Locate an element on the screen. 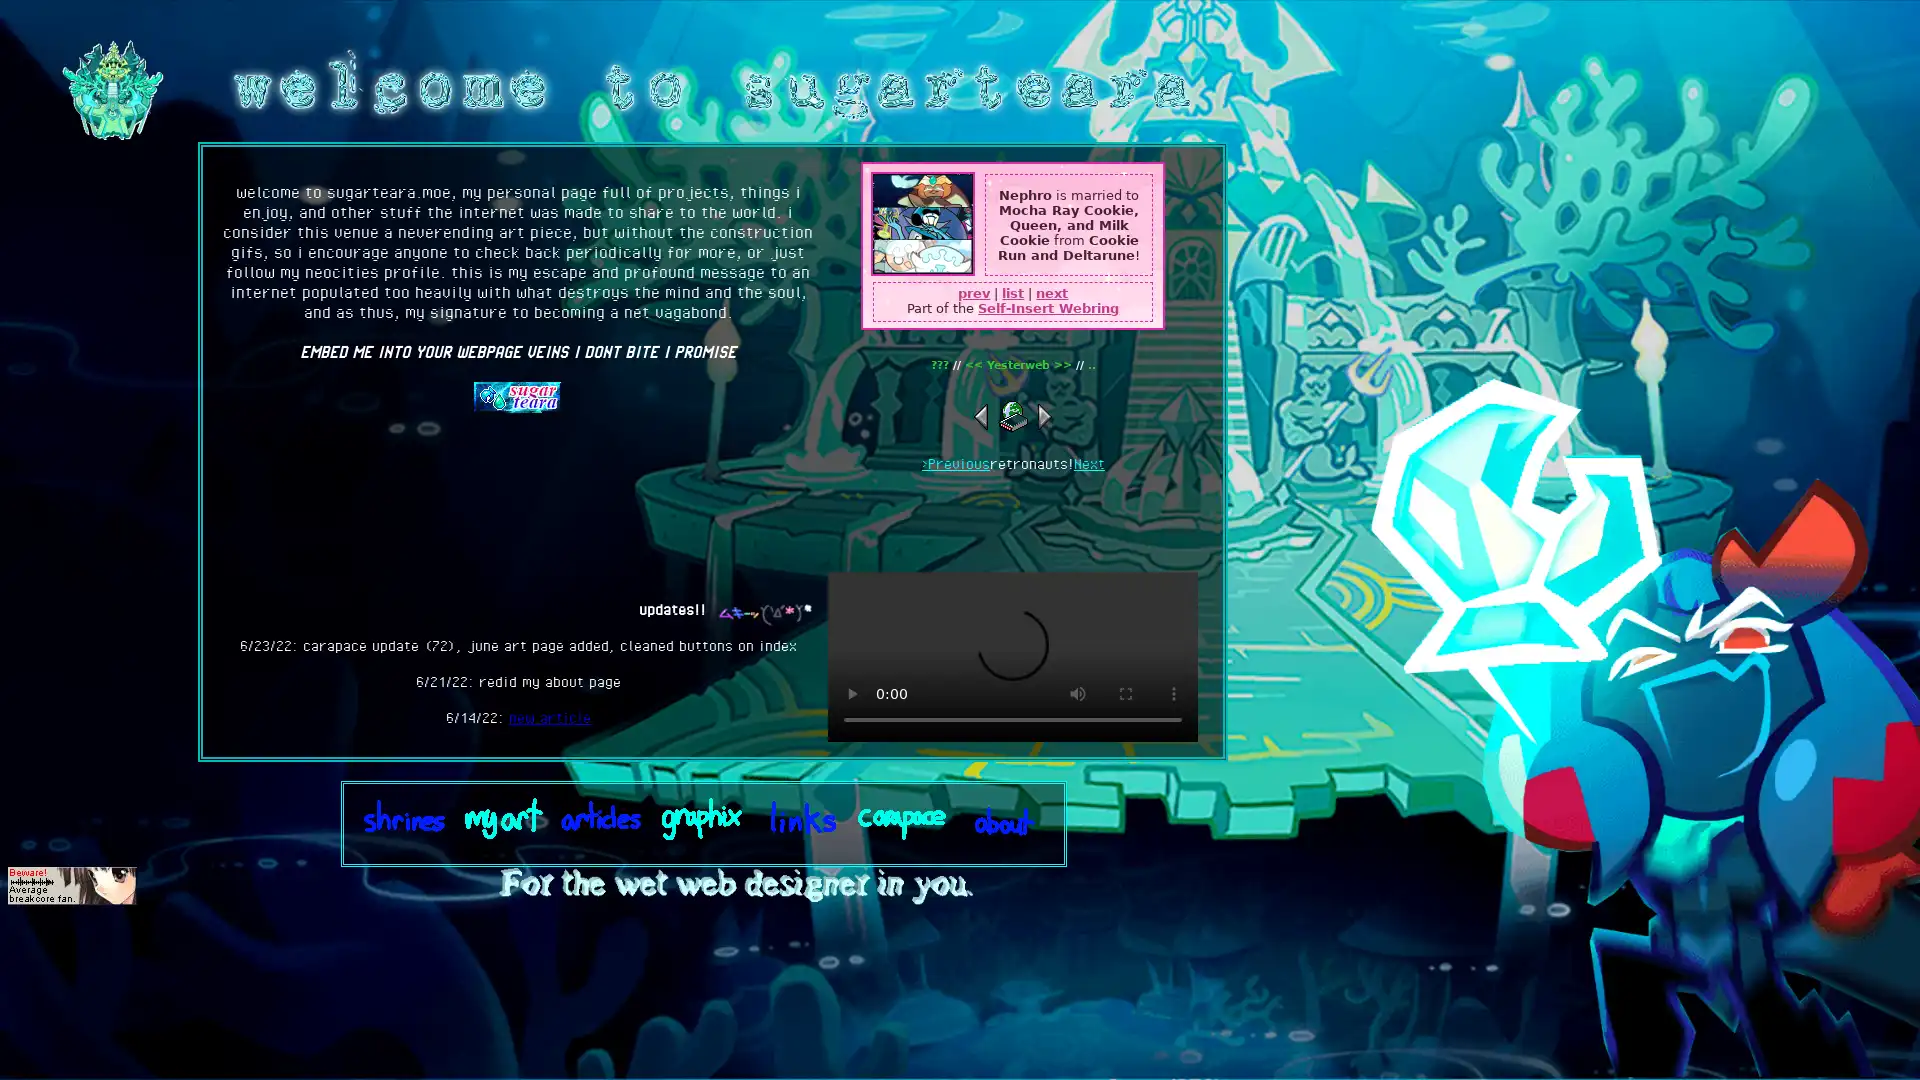  show more media controls is located at coordinates (1174, 693).